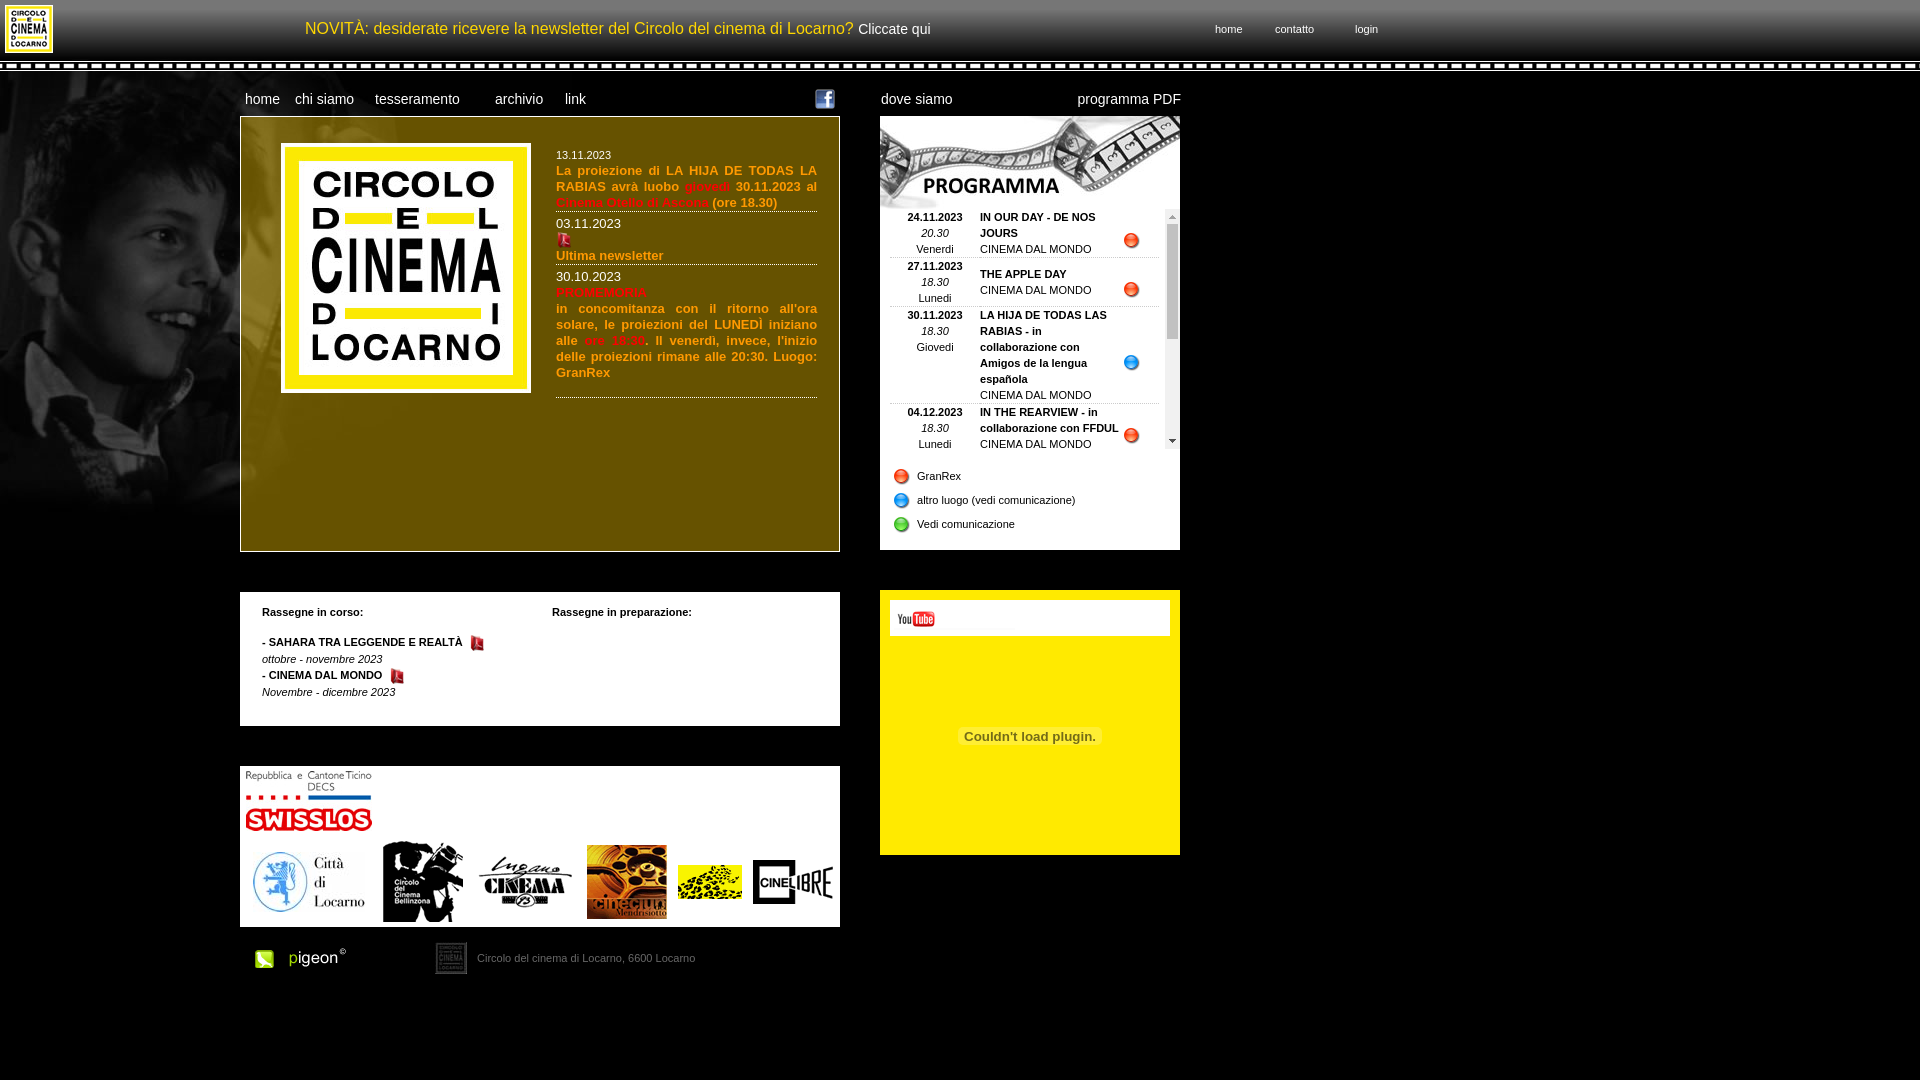  Describe the element at coordinates (574, 97) in the screenshot. I see `'link'` at that location.